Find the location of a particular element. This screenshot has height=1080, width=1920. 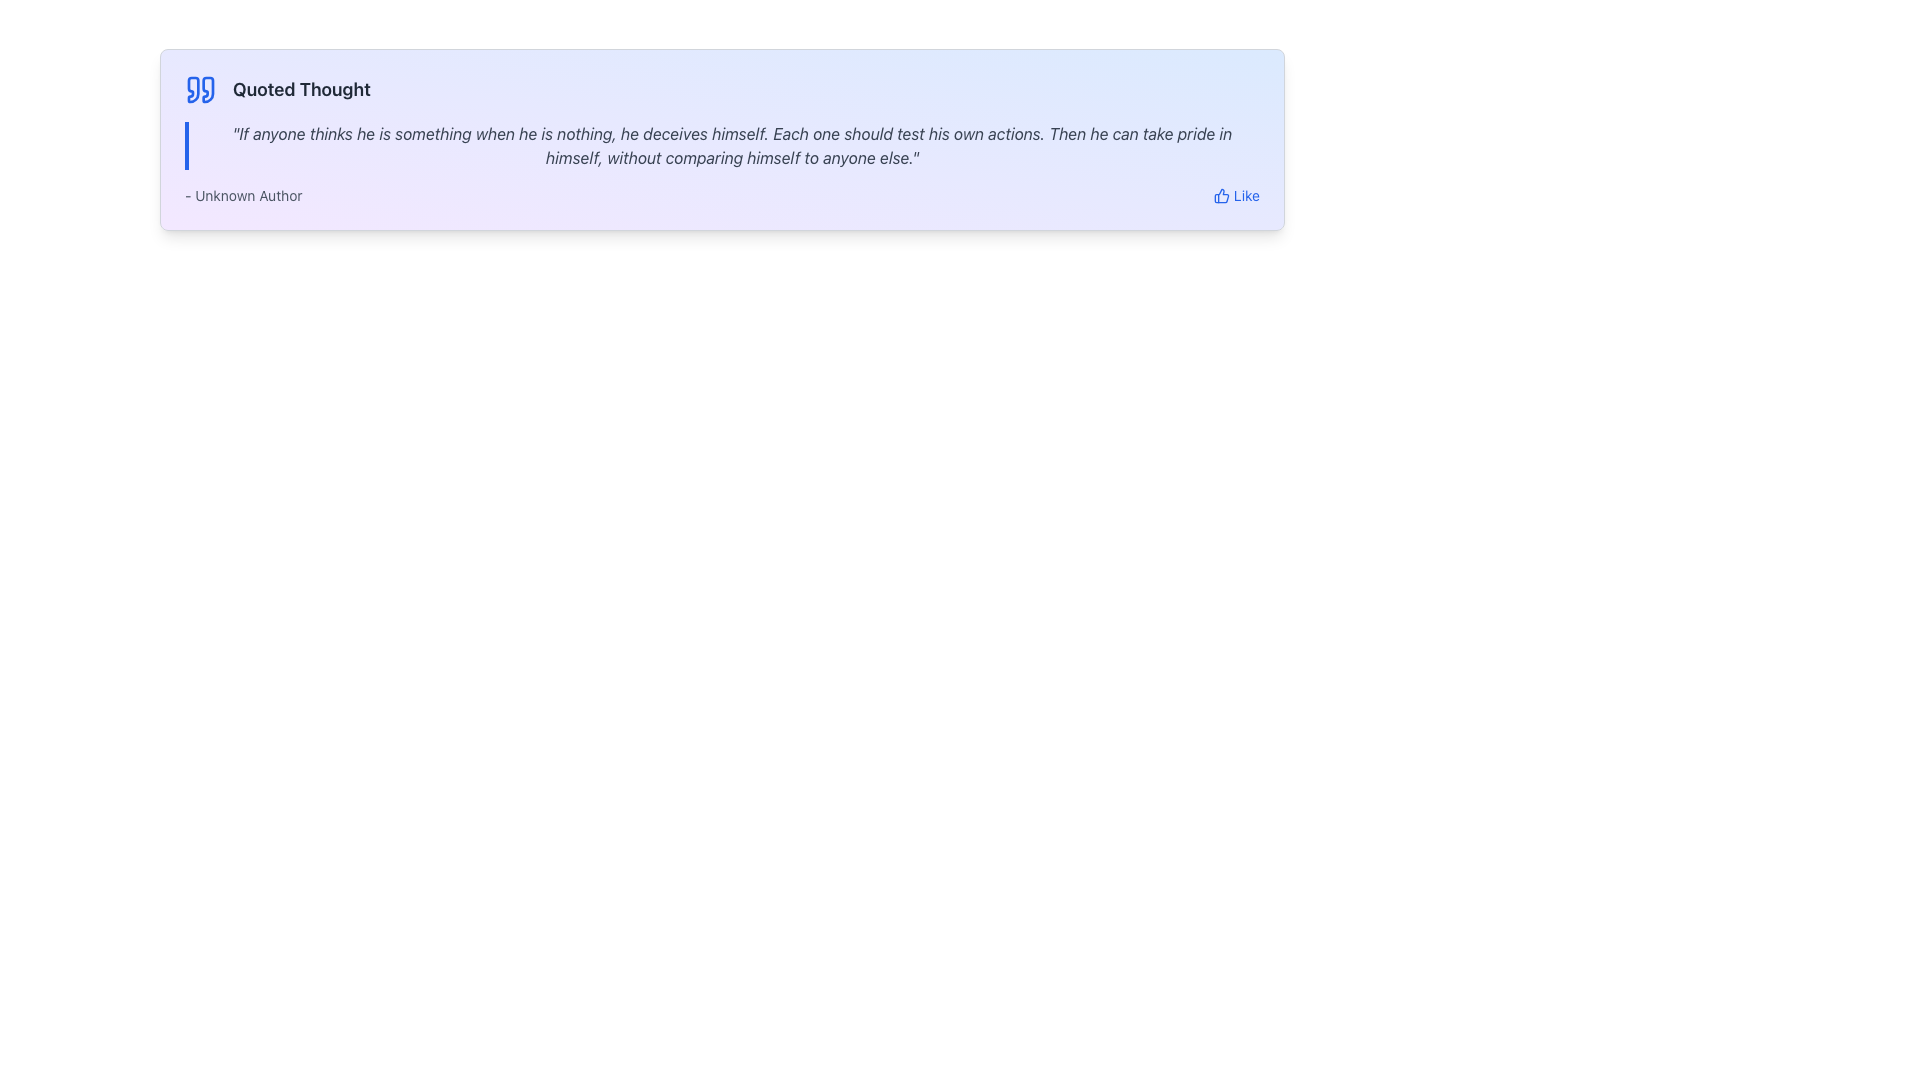

the 'Like' button with a thumbs-up icon located at the bottom right of the card section is located at coordinates (1235, 196).